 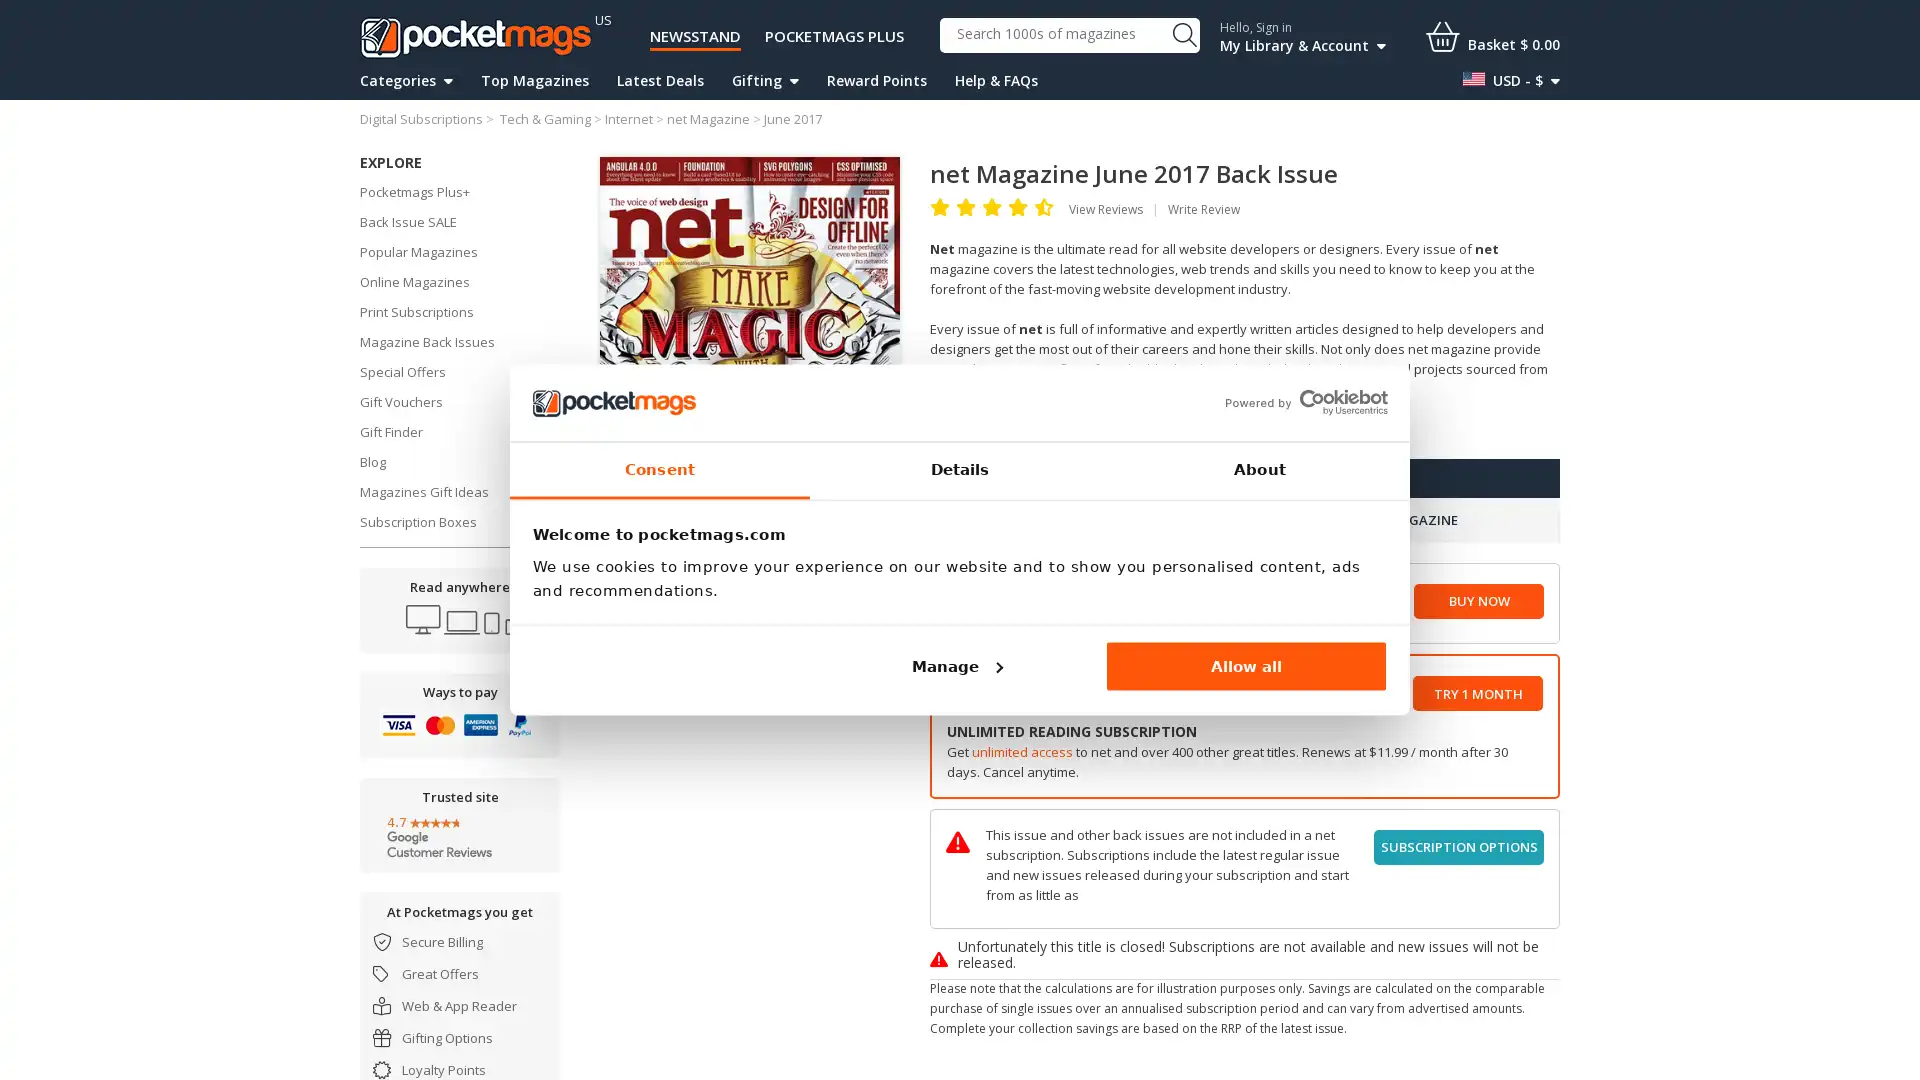 I want to click on PRINT MAGAZINE, so click(x=1401, y=519).